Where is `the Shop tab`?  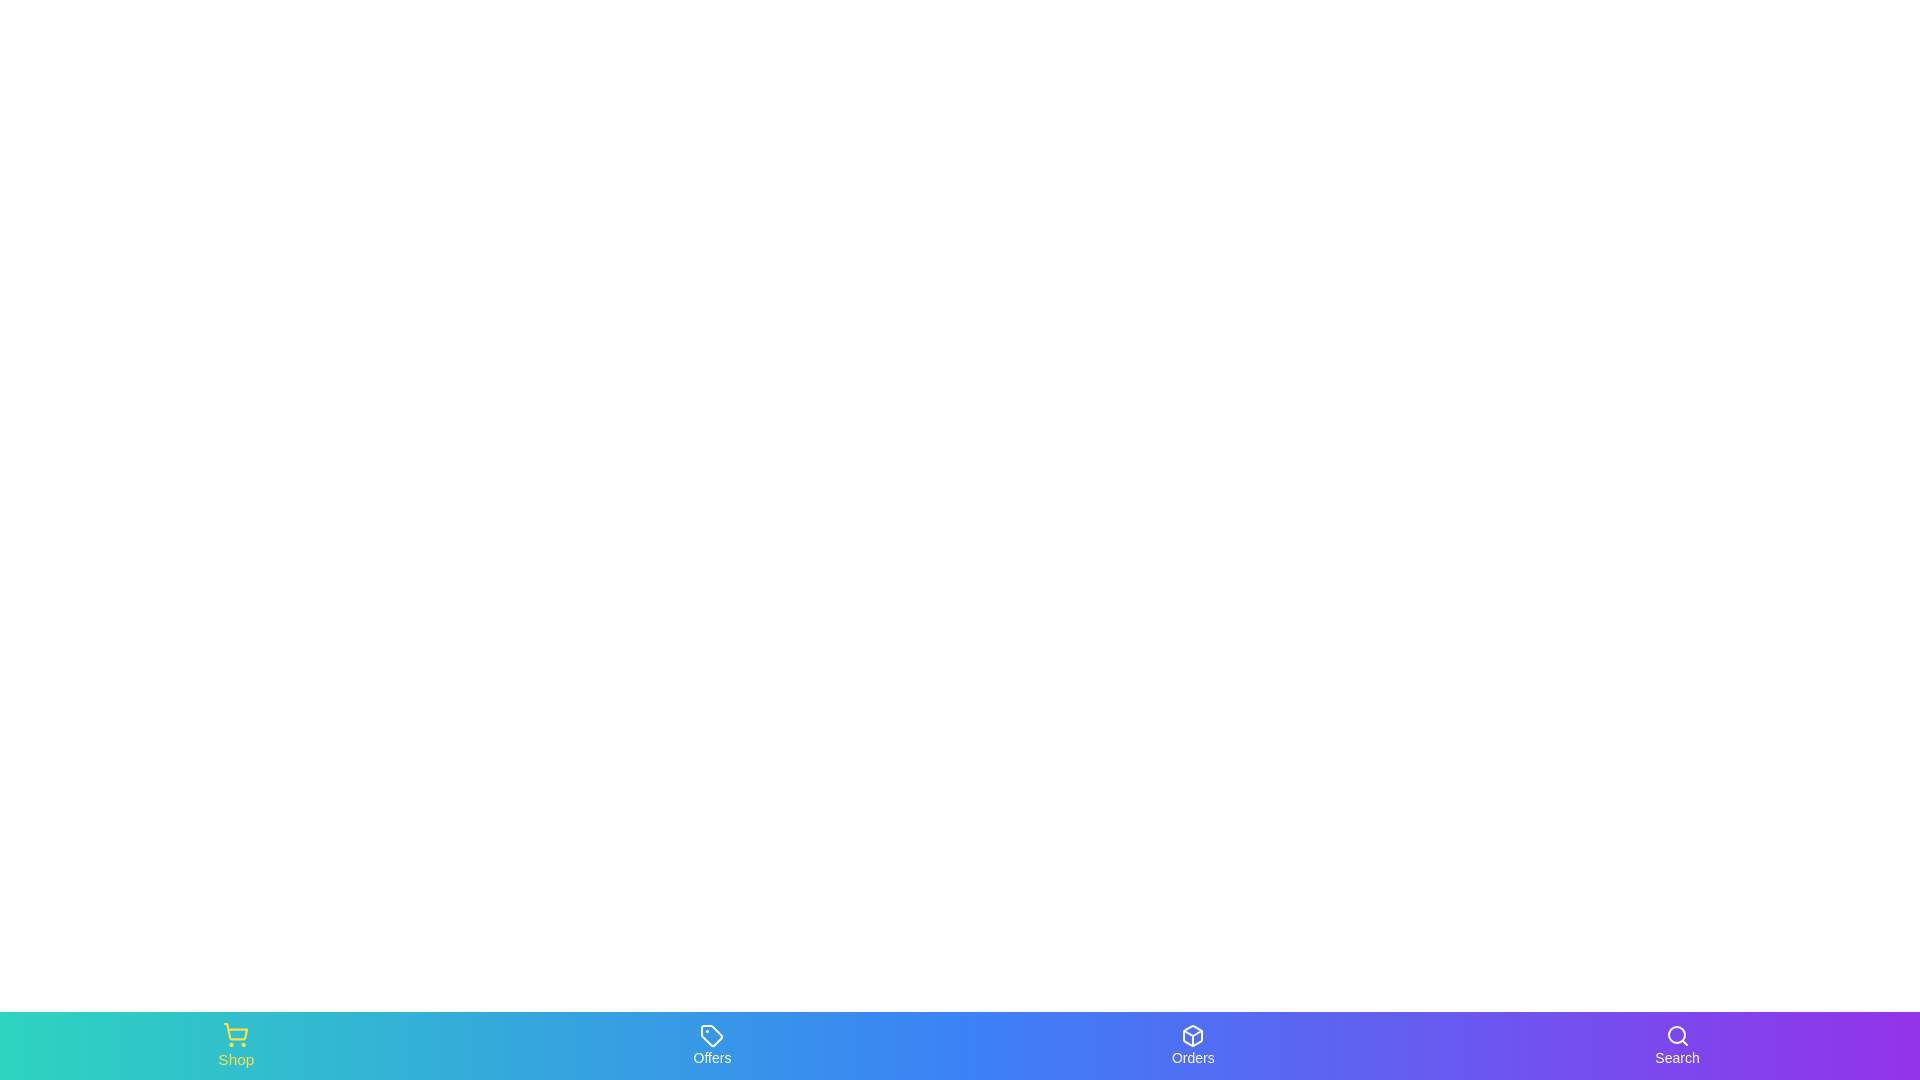 the Shop tab is located at coordinates (235, 1044).